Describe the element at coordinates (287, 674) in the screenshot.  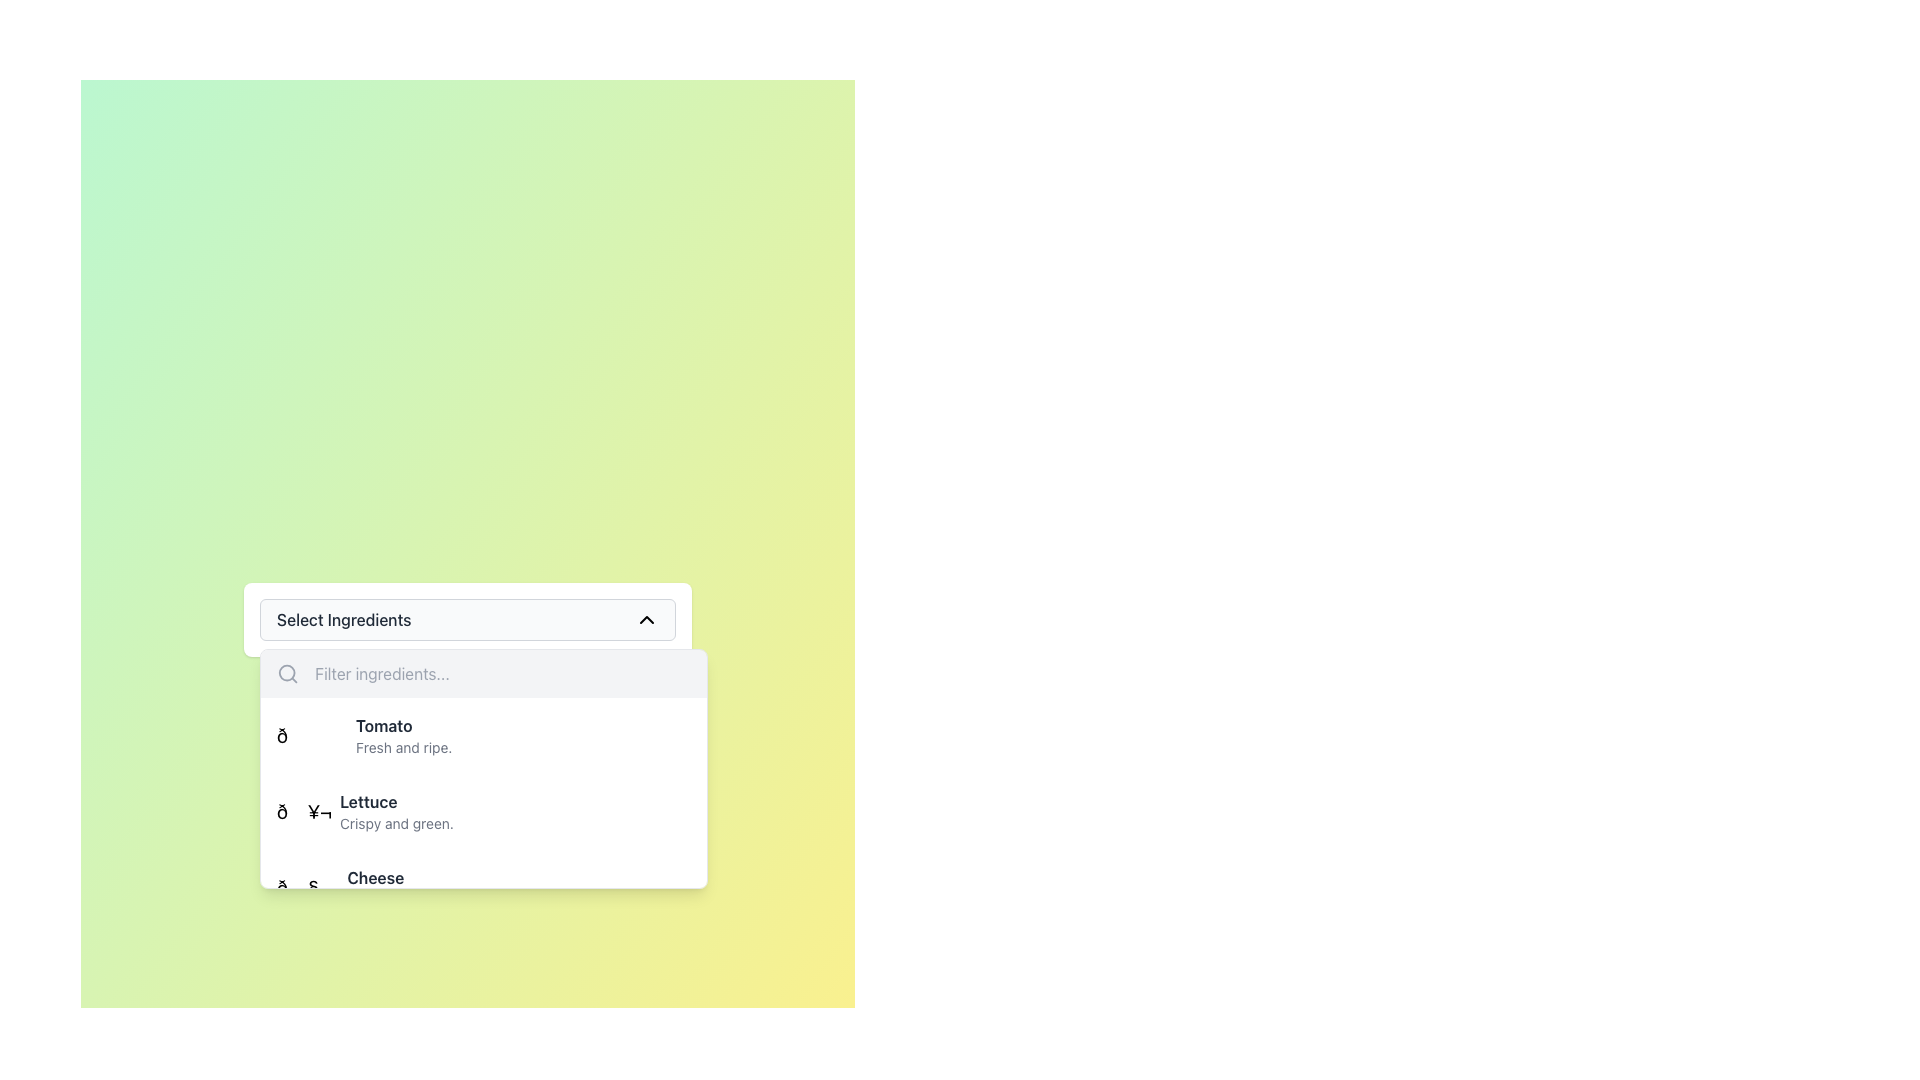
I see `the search icon, which is a gray magnifying glass shape located at the leftmost side of the text input field prompting the user to filter ingredients` at that location.